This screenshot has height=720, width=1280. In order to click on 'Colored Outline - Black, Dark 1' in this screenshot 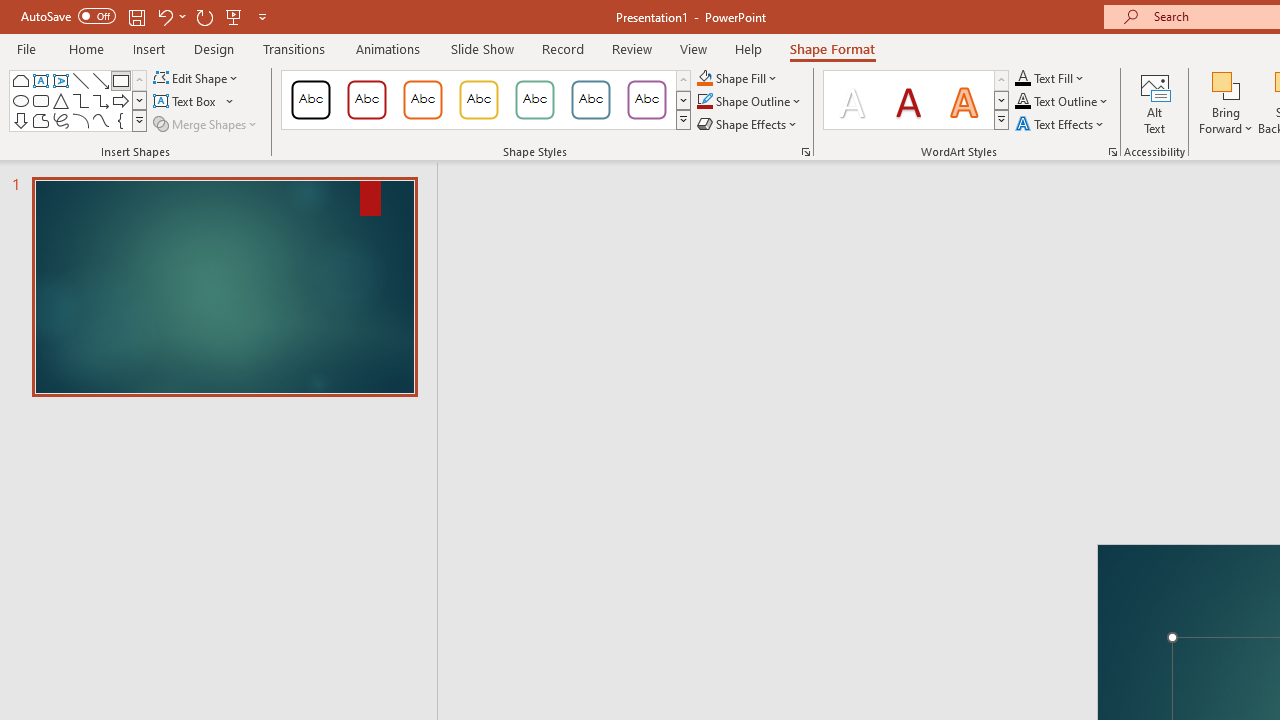, I will do `click(310, 100)`.